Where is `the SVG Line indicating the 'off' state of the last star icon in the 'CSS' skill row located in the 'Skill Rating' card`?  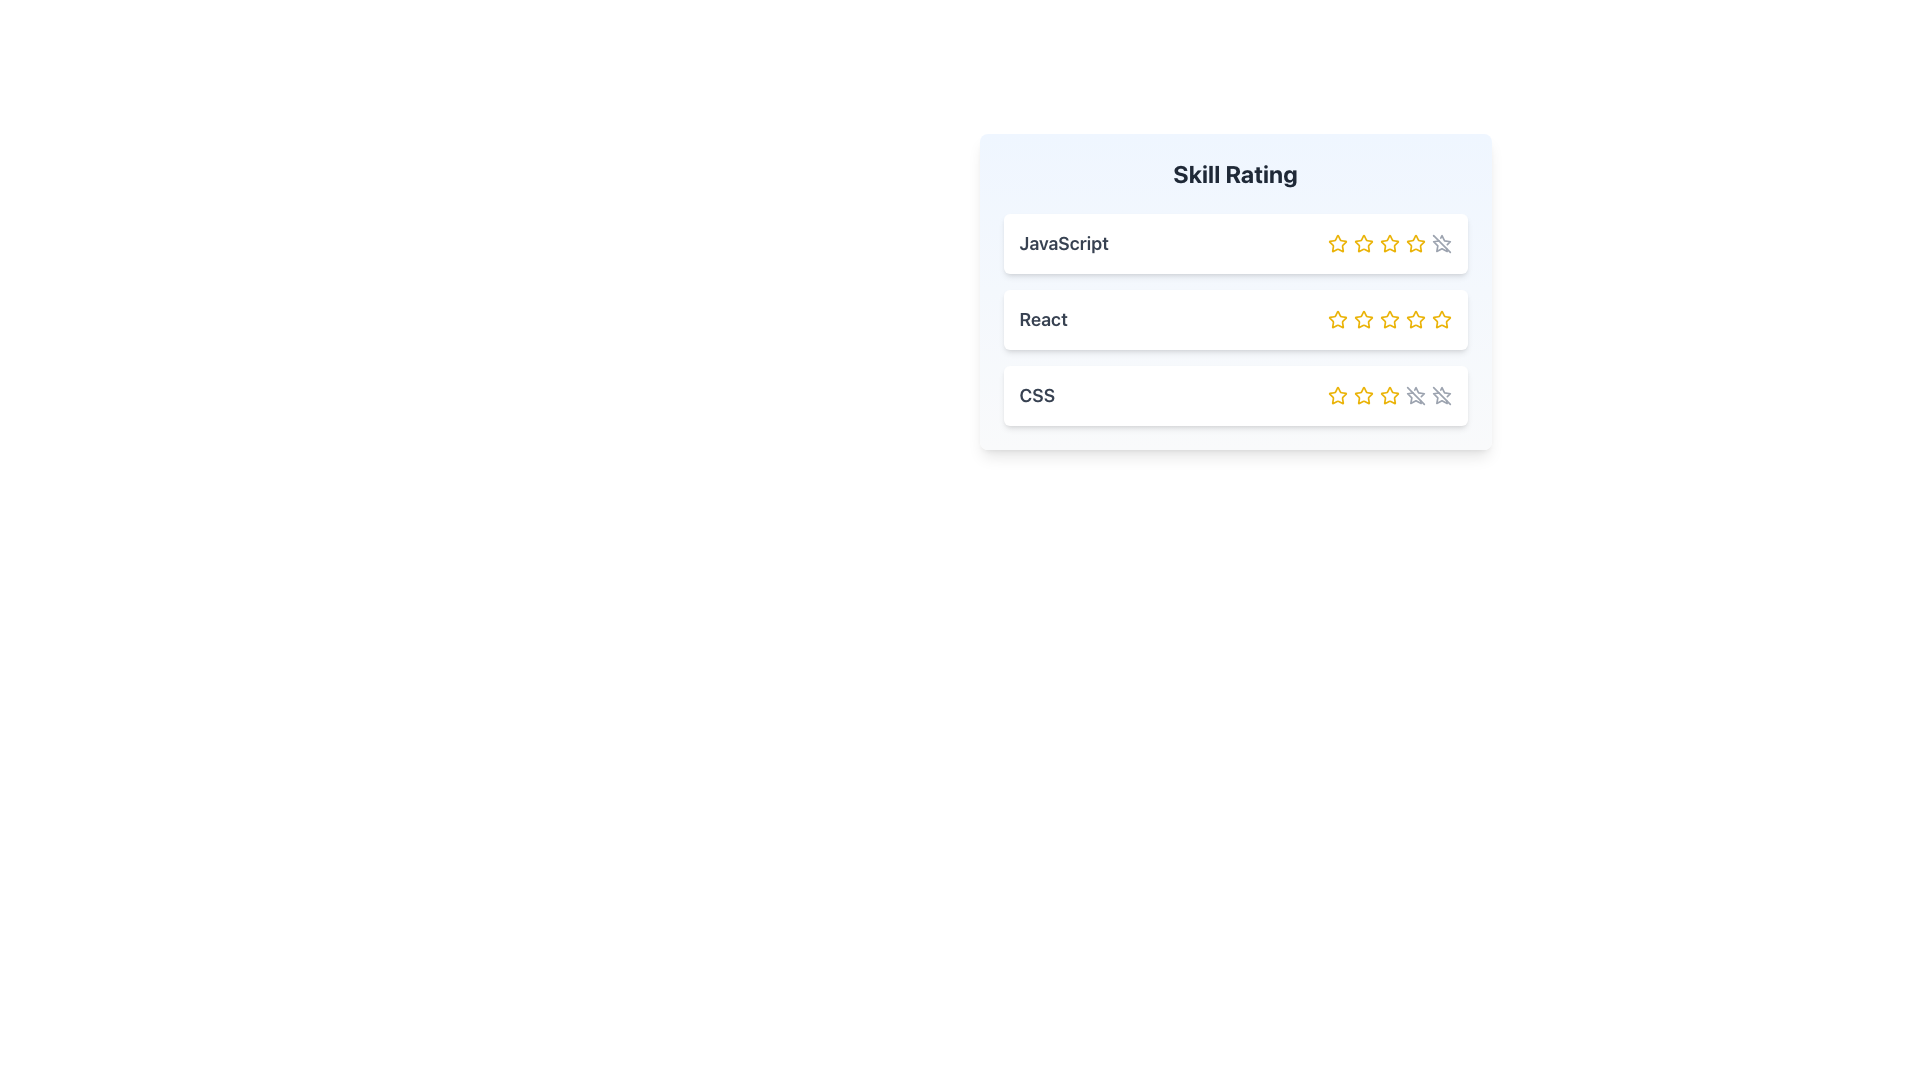 the SVG Line indicating the 'off' state of the last star icon in the 'CSS' skill row located in the 'Skill Rating' card is located at coordinates (1414, 396).